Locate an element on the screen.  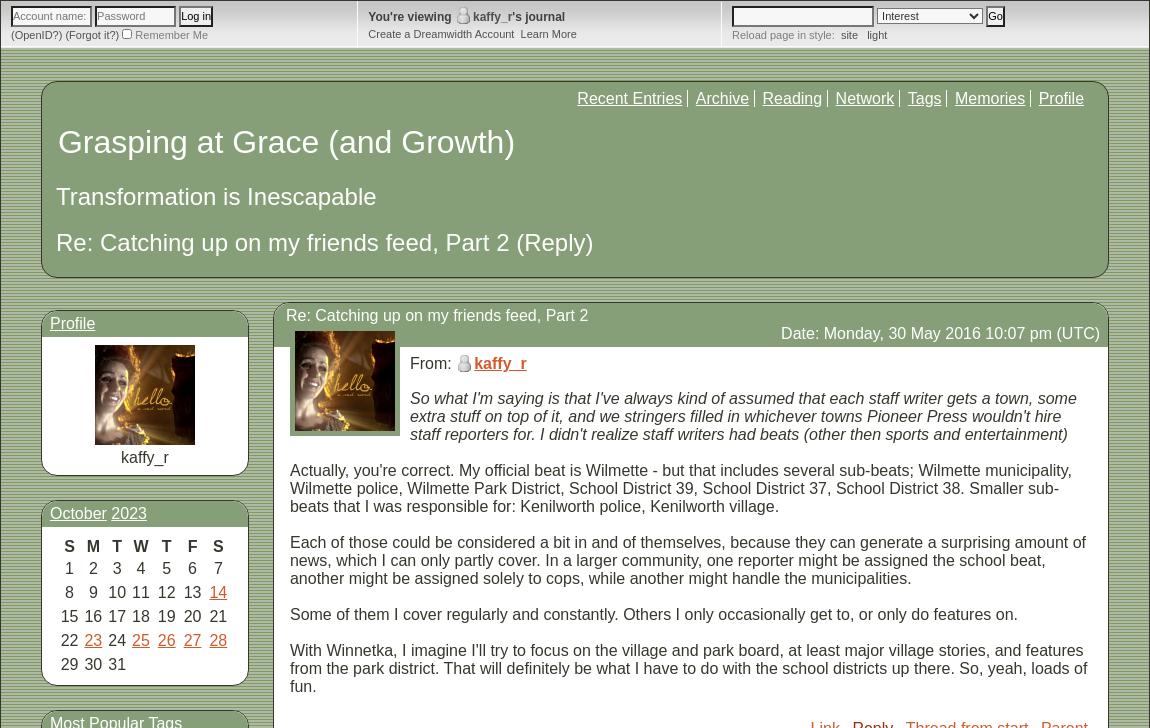
'6' is located at coordinates (191, 568).